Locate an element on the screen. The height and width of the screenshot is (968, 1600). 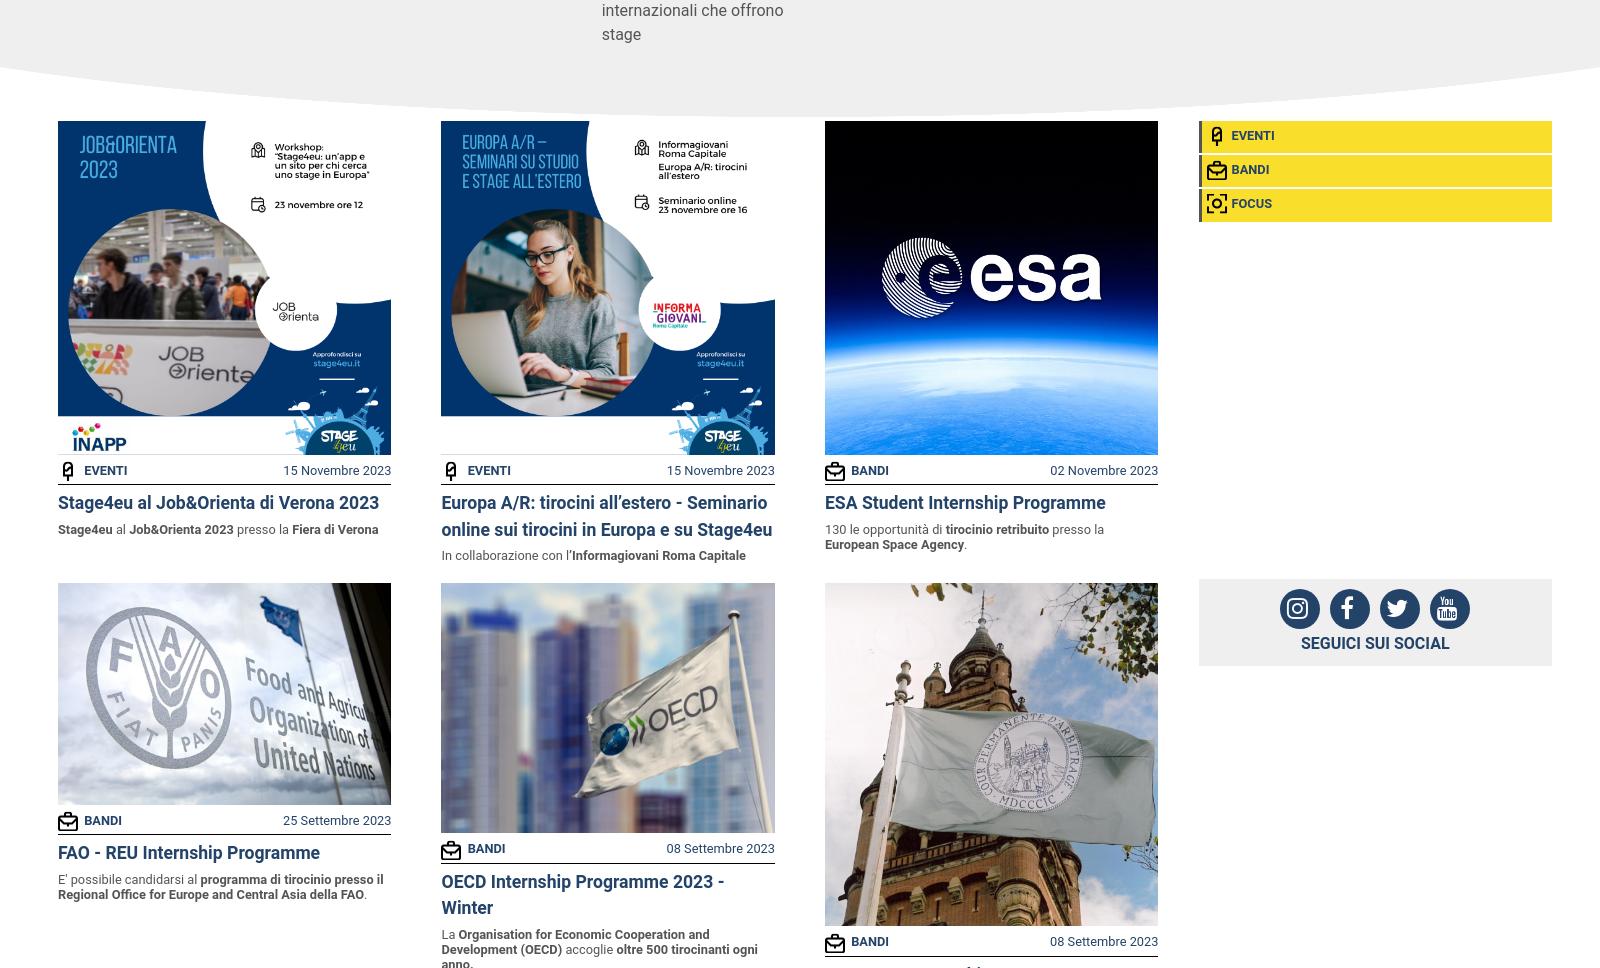
'Job&Orienta 2023' is located at coordinates (179, 527).